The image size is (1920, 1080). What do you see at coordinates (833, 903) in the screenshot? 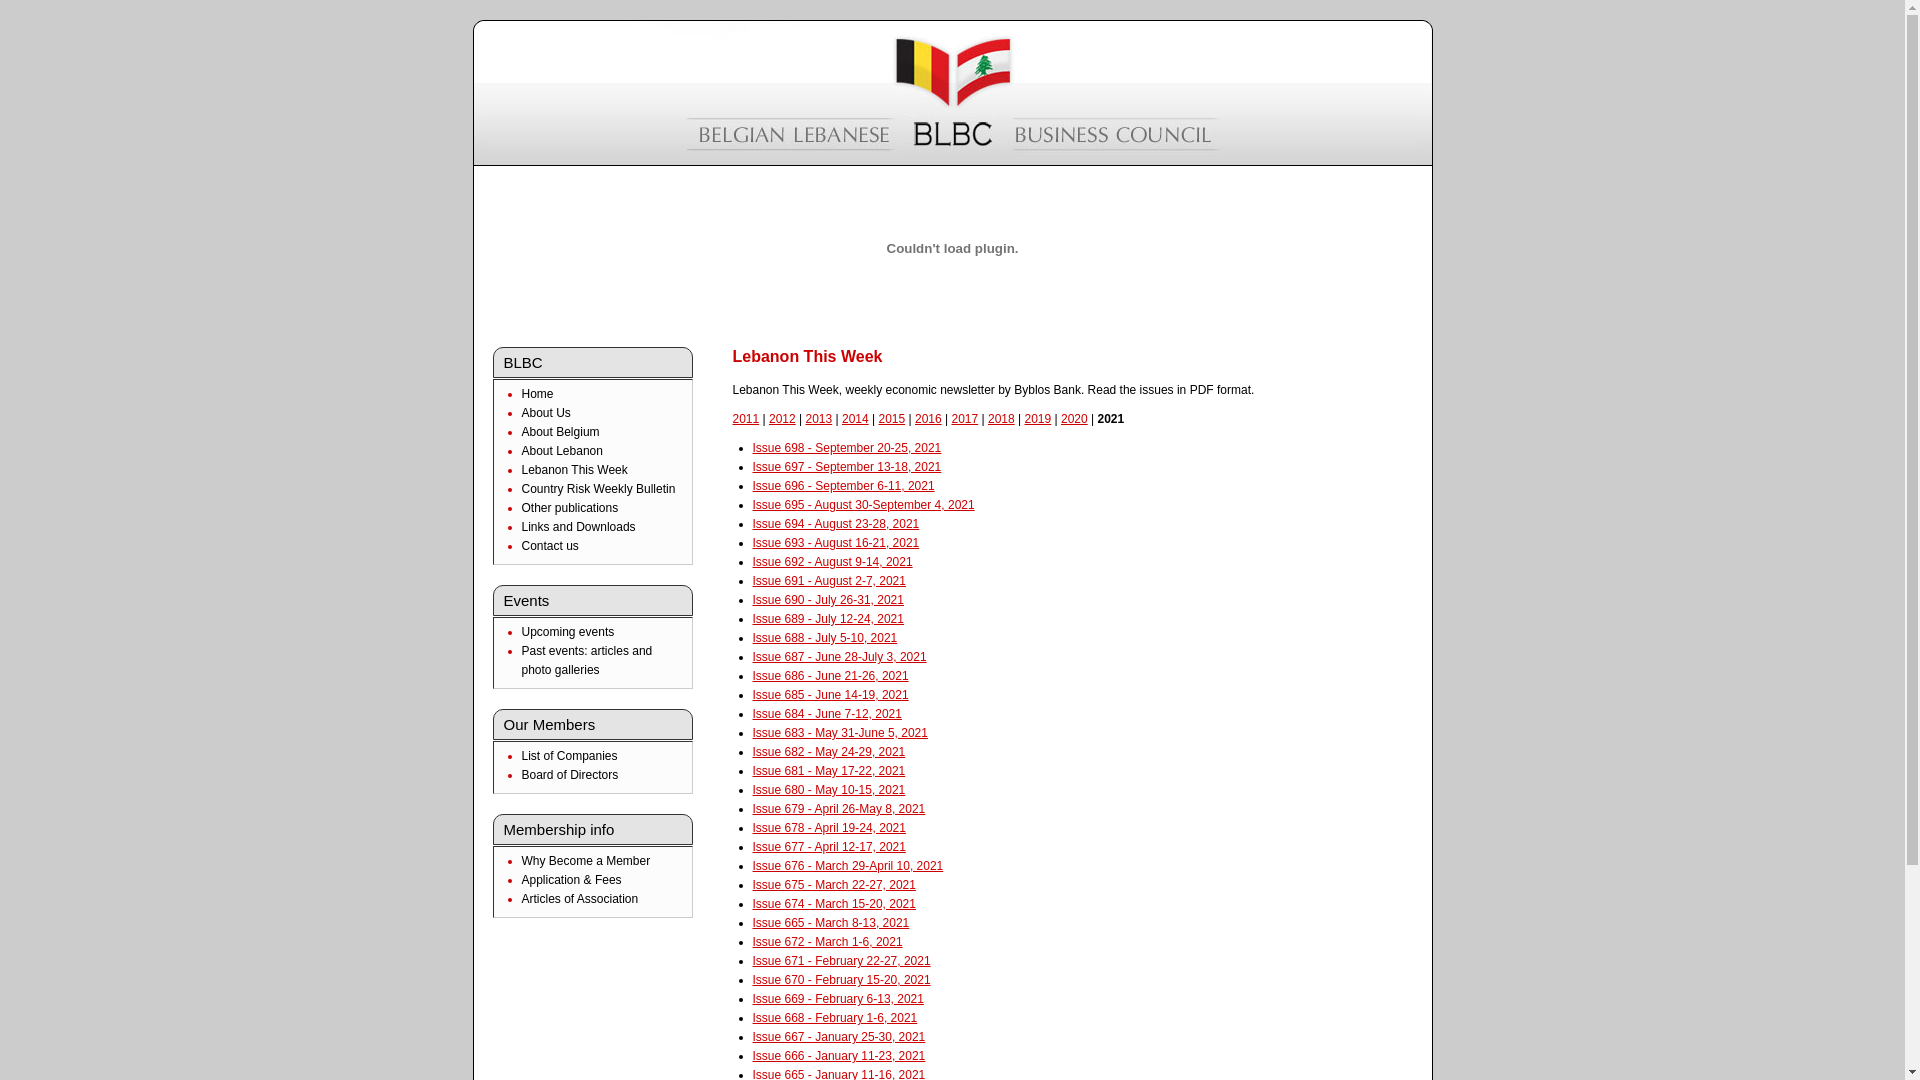
I see `'Issue 674 - March 15-20, 2021'` at bounding box center [833, 903].